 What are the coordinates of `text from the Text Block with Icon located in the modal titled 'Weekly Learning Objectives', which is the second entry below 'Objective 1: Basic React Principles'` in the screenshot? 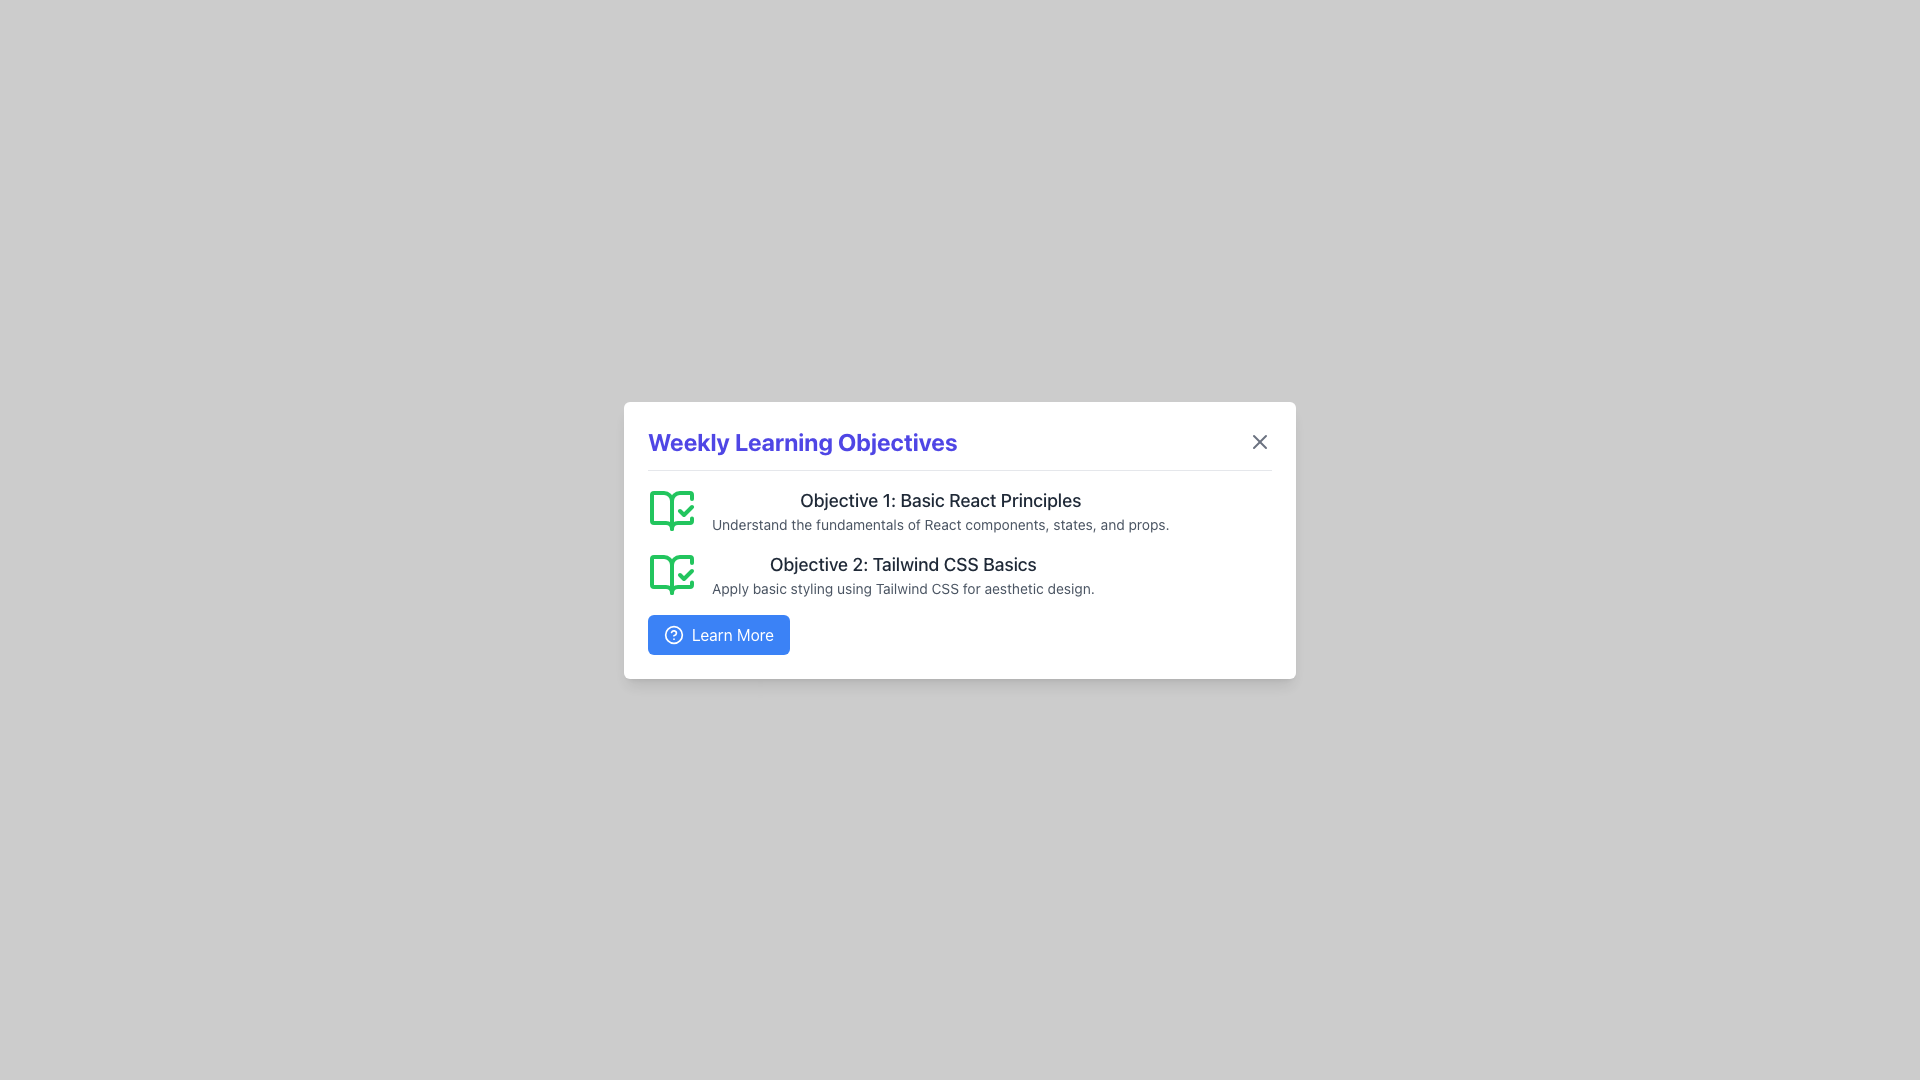 It's located at (960, 574).